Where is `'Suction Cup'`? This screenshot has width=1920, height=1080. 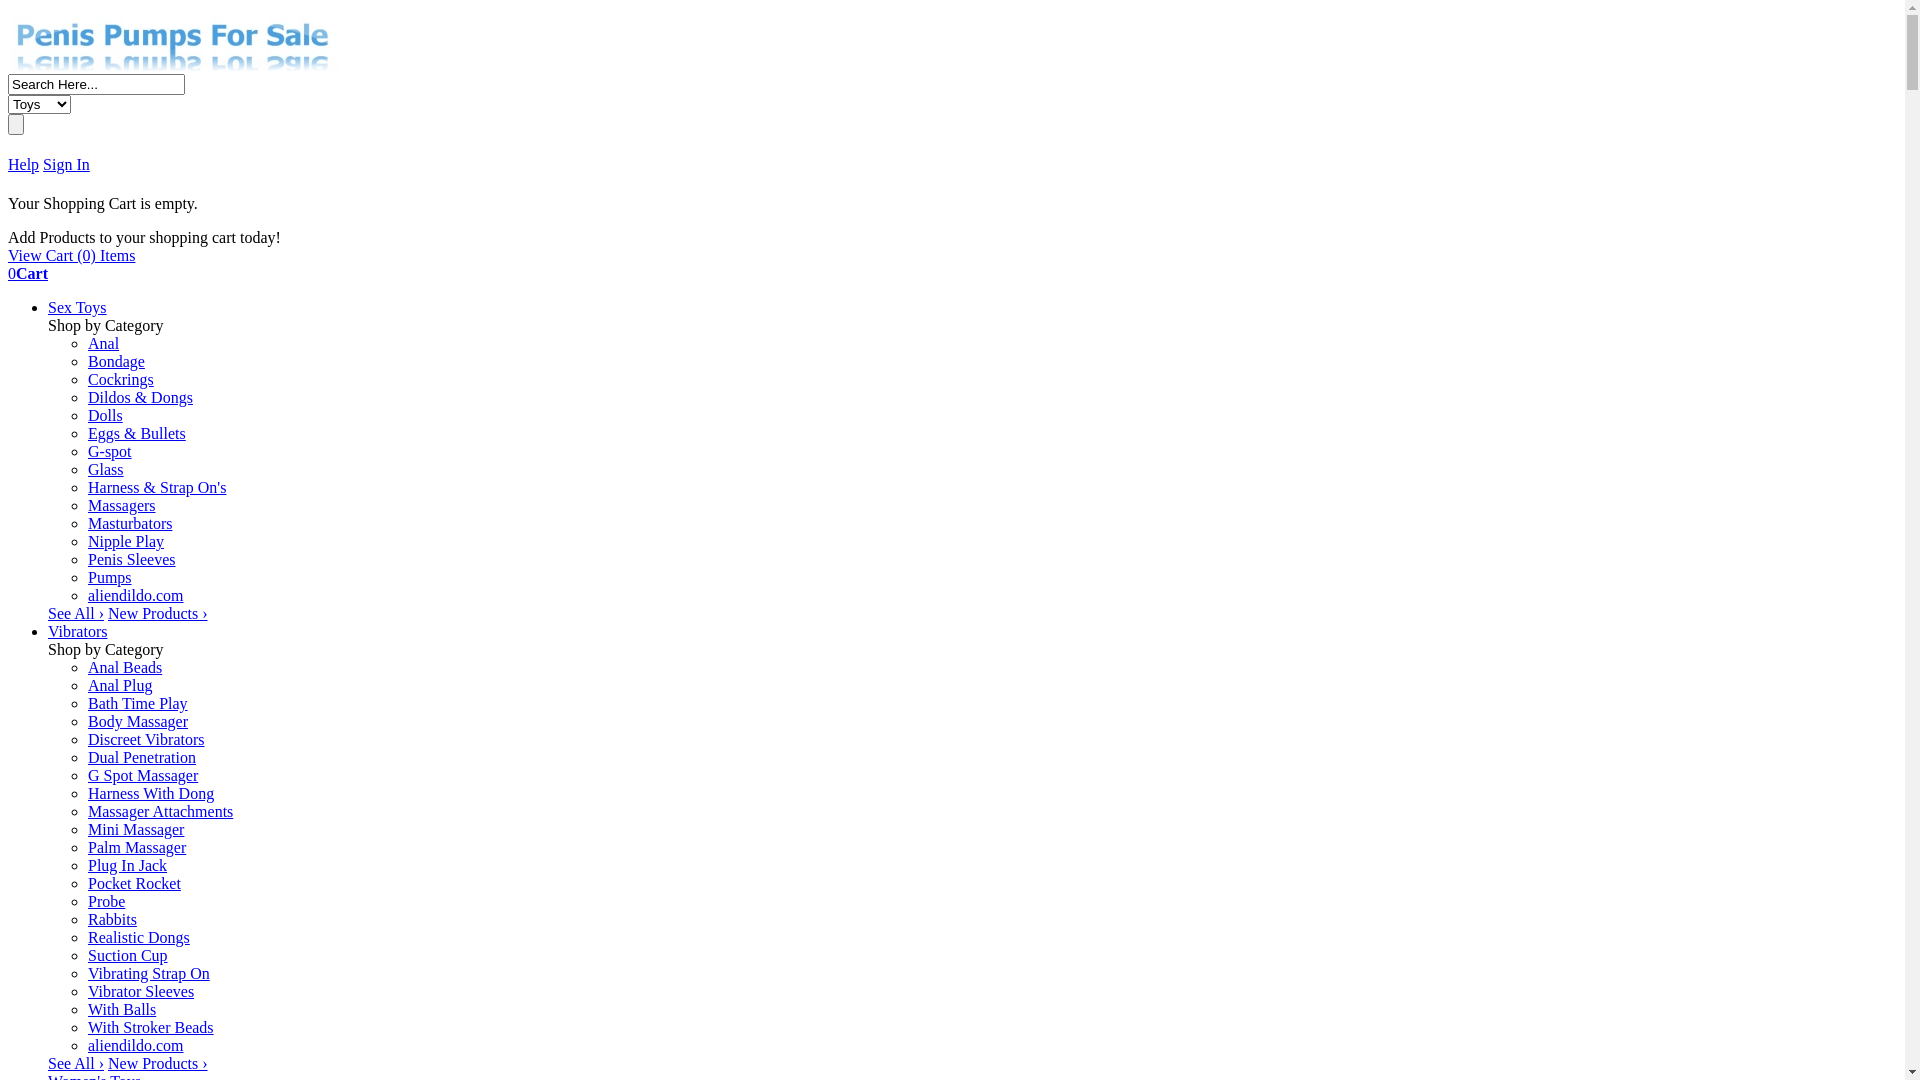 'Suction Cup' is located at coordinates (127, 954).